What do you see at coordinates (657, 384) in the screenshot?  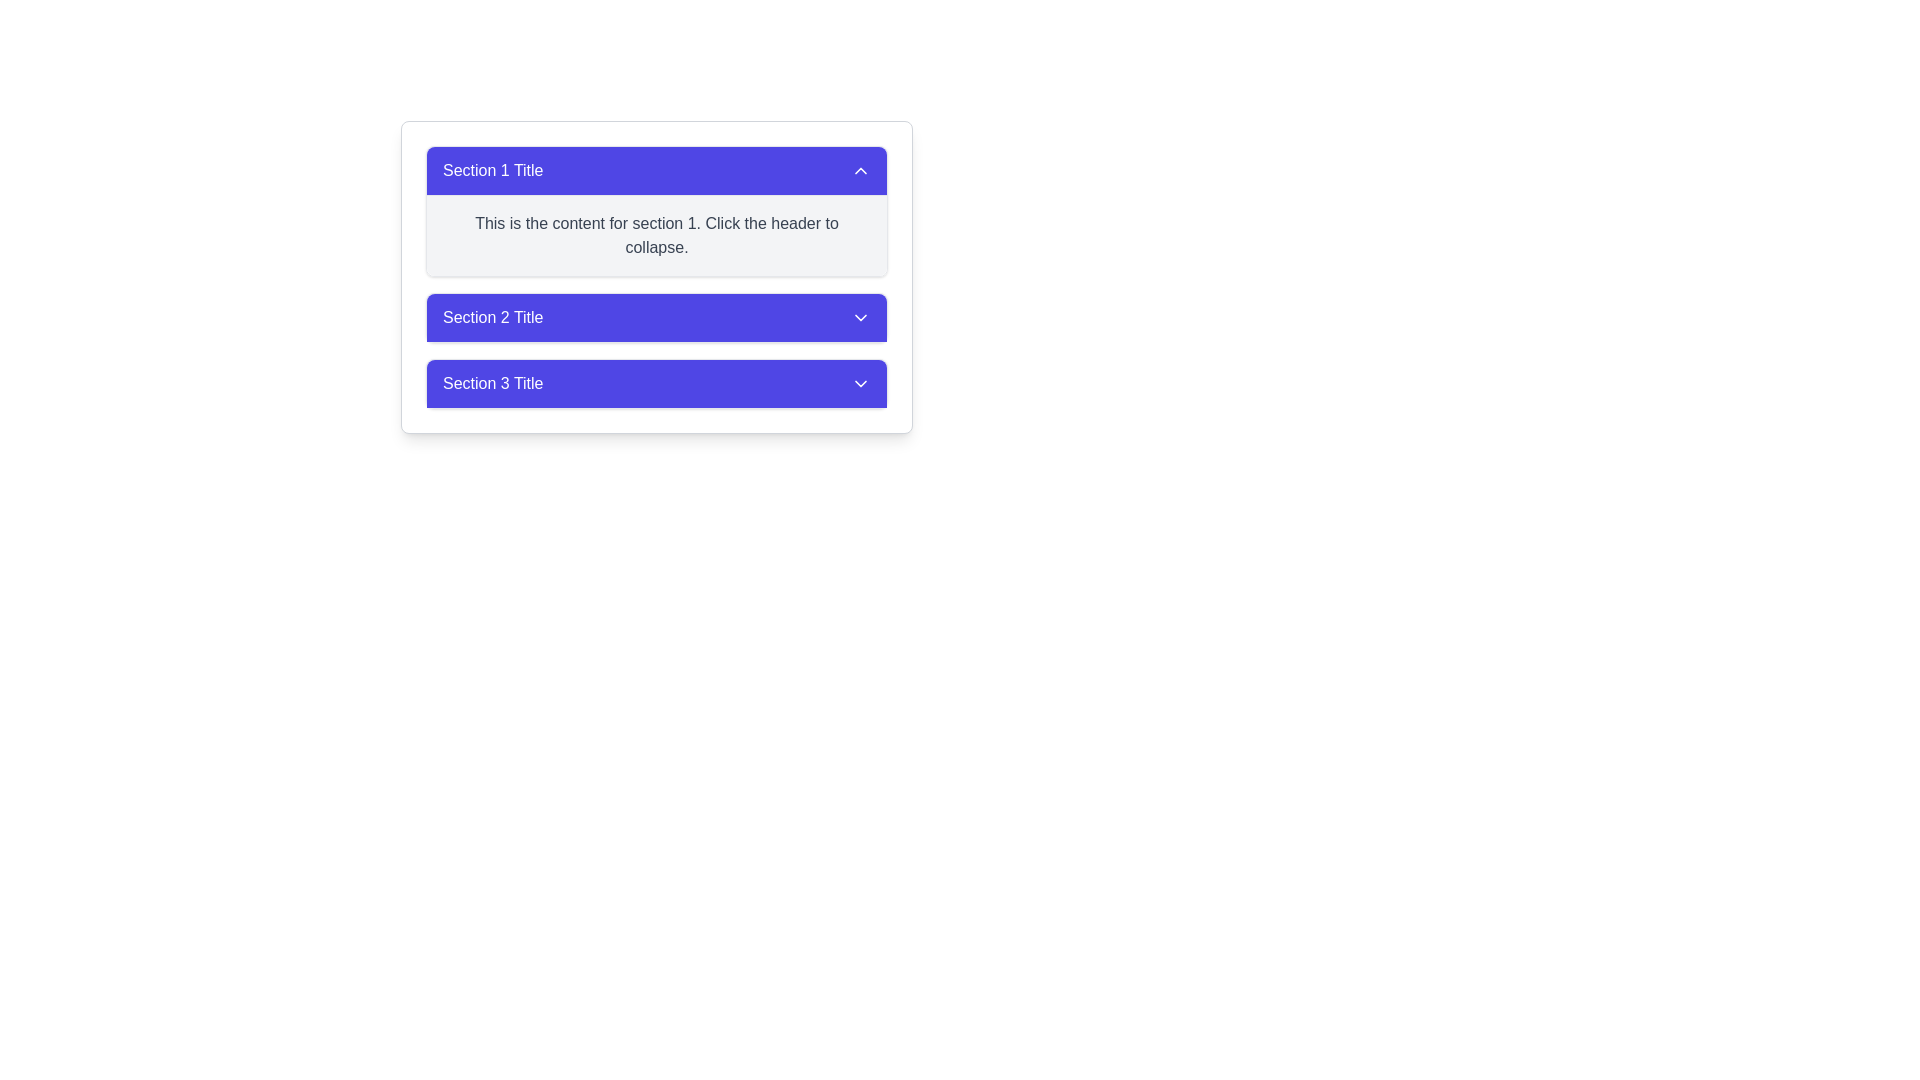 I see `the collapsible section header button for 'Section 3'` at bounding box center [657, 384].